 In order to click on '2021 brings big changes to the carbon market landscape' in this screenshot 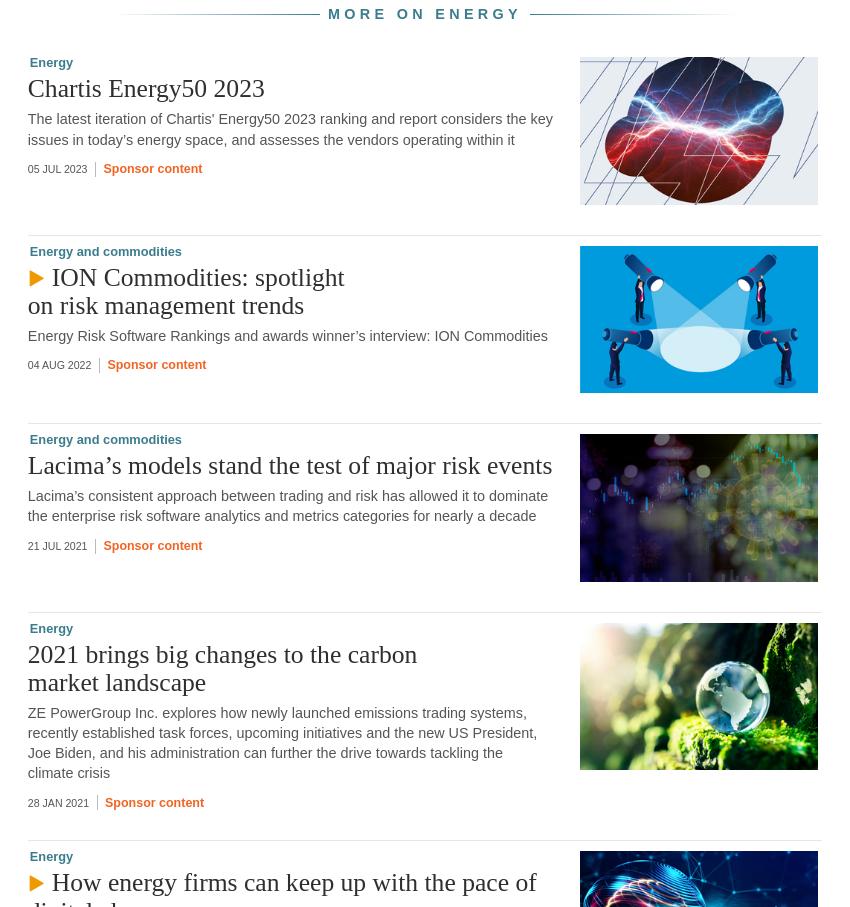, I will do `click(222, 666)`.